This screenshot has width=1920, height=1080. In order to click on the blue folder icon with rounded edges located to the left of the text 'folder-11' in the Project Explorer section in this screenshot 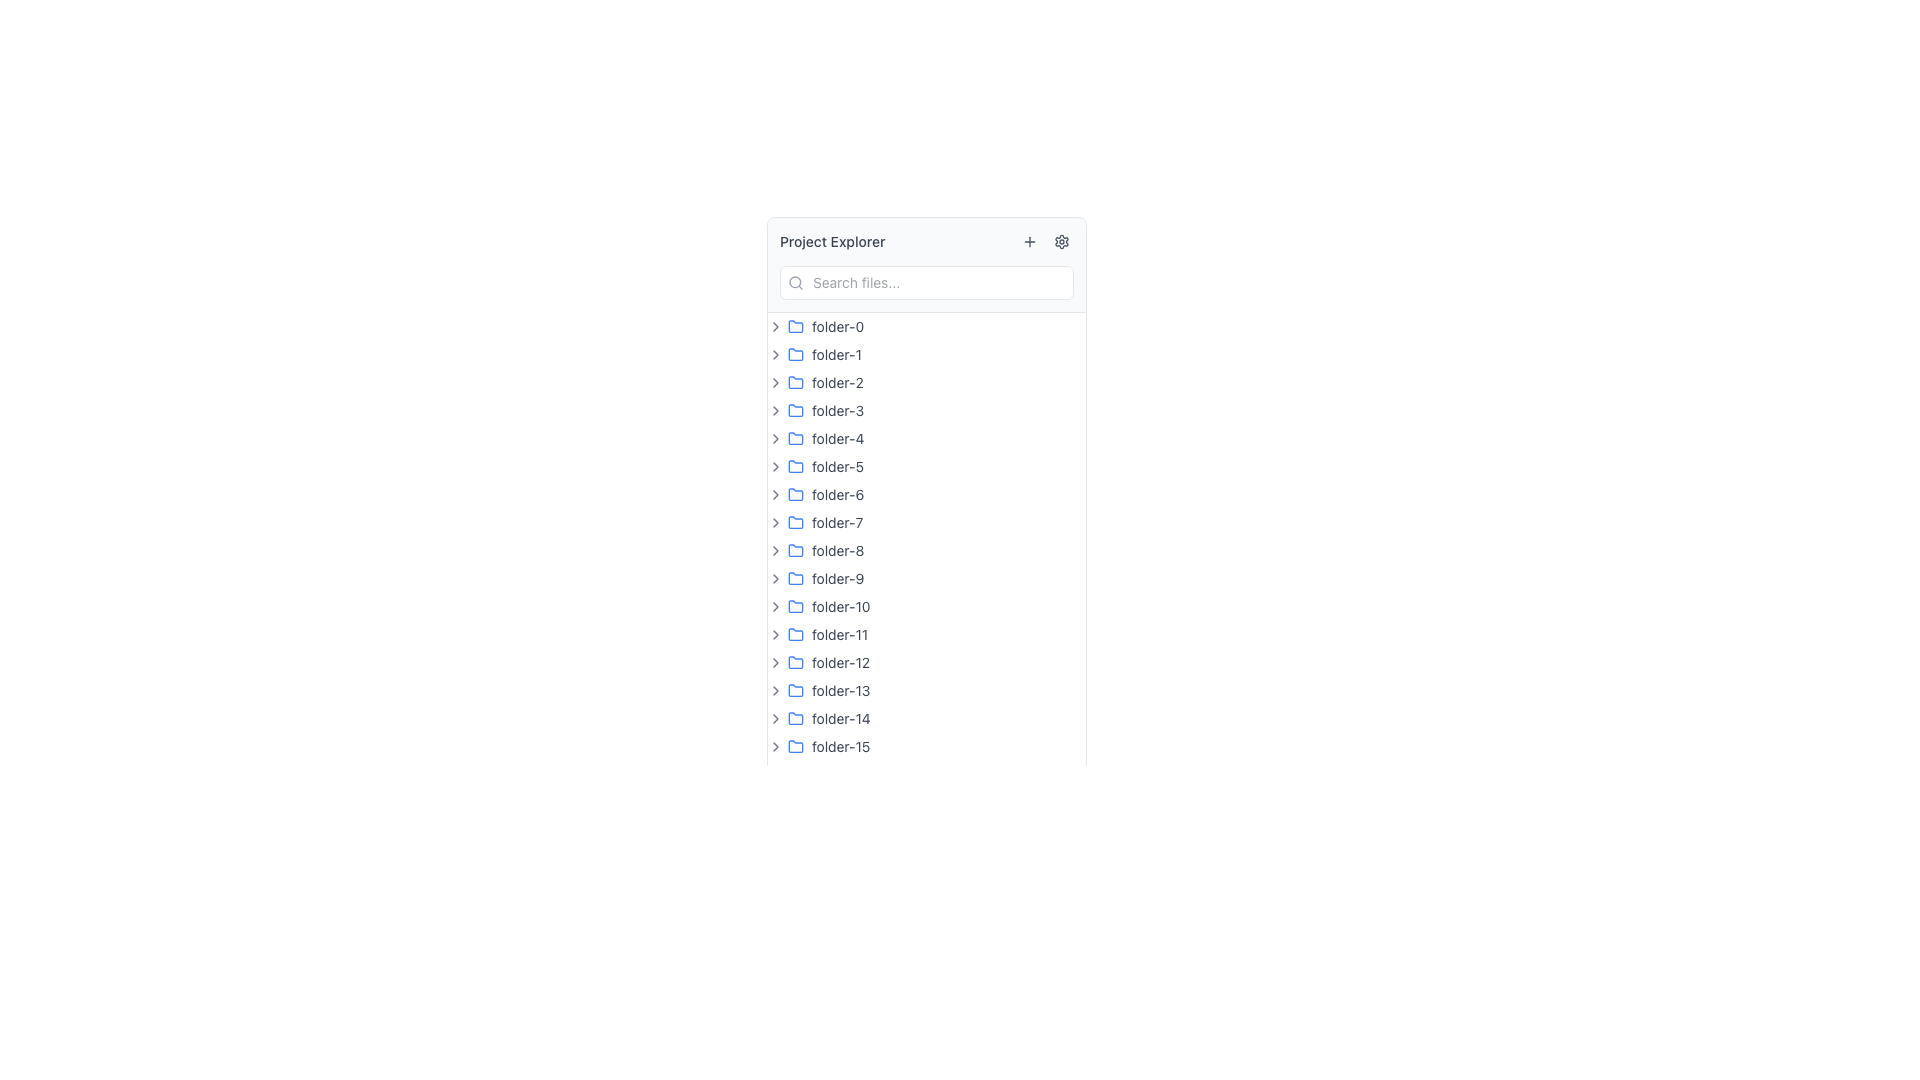, I will do `click(795, 635)`.